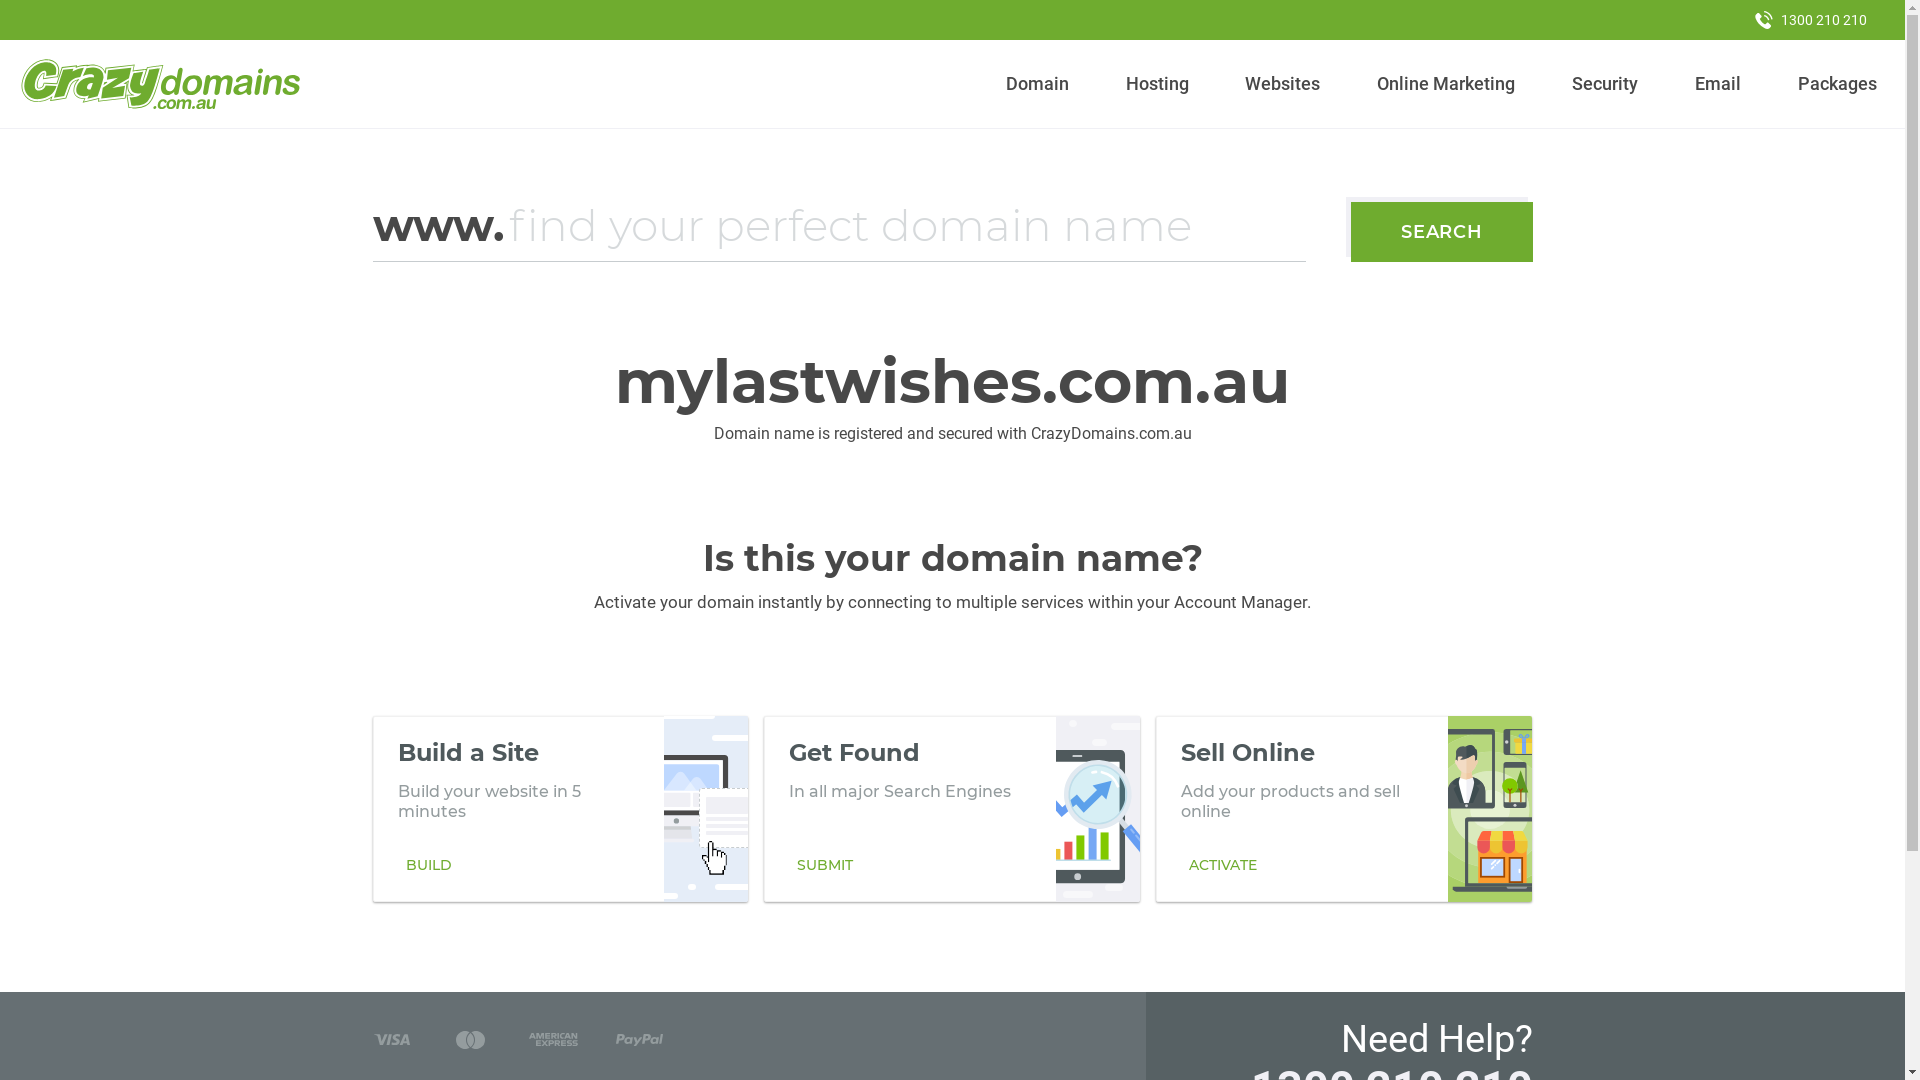  Describe the element at coordinates (1716, 83) in the screenshot. I see `'Email'` at that location.